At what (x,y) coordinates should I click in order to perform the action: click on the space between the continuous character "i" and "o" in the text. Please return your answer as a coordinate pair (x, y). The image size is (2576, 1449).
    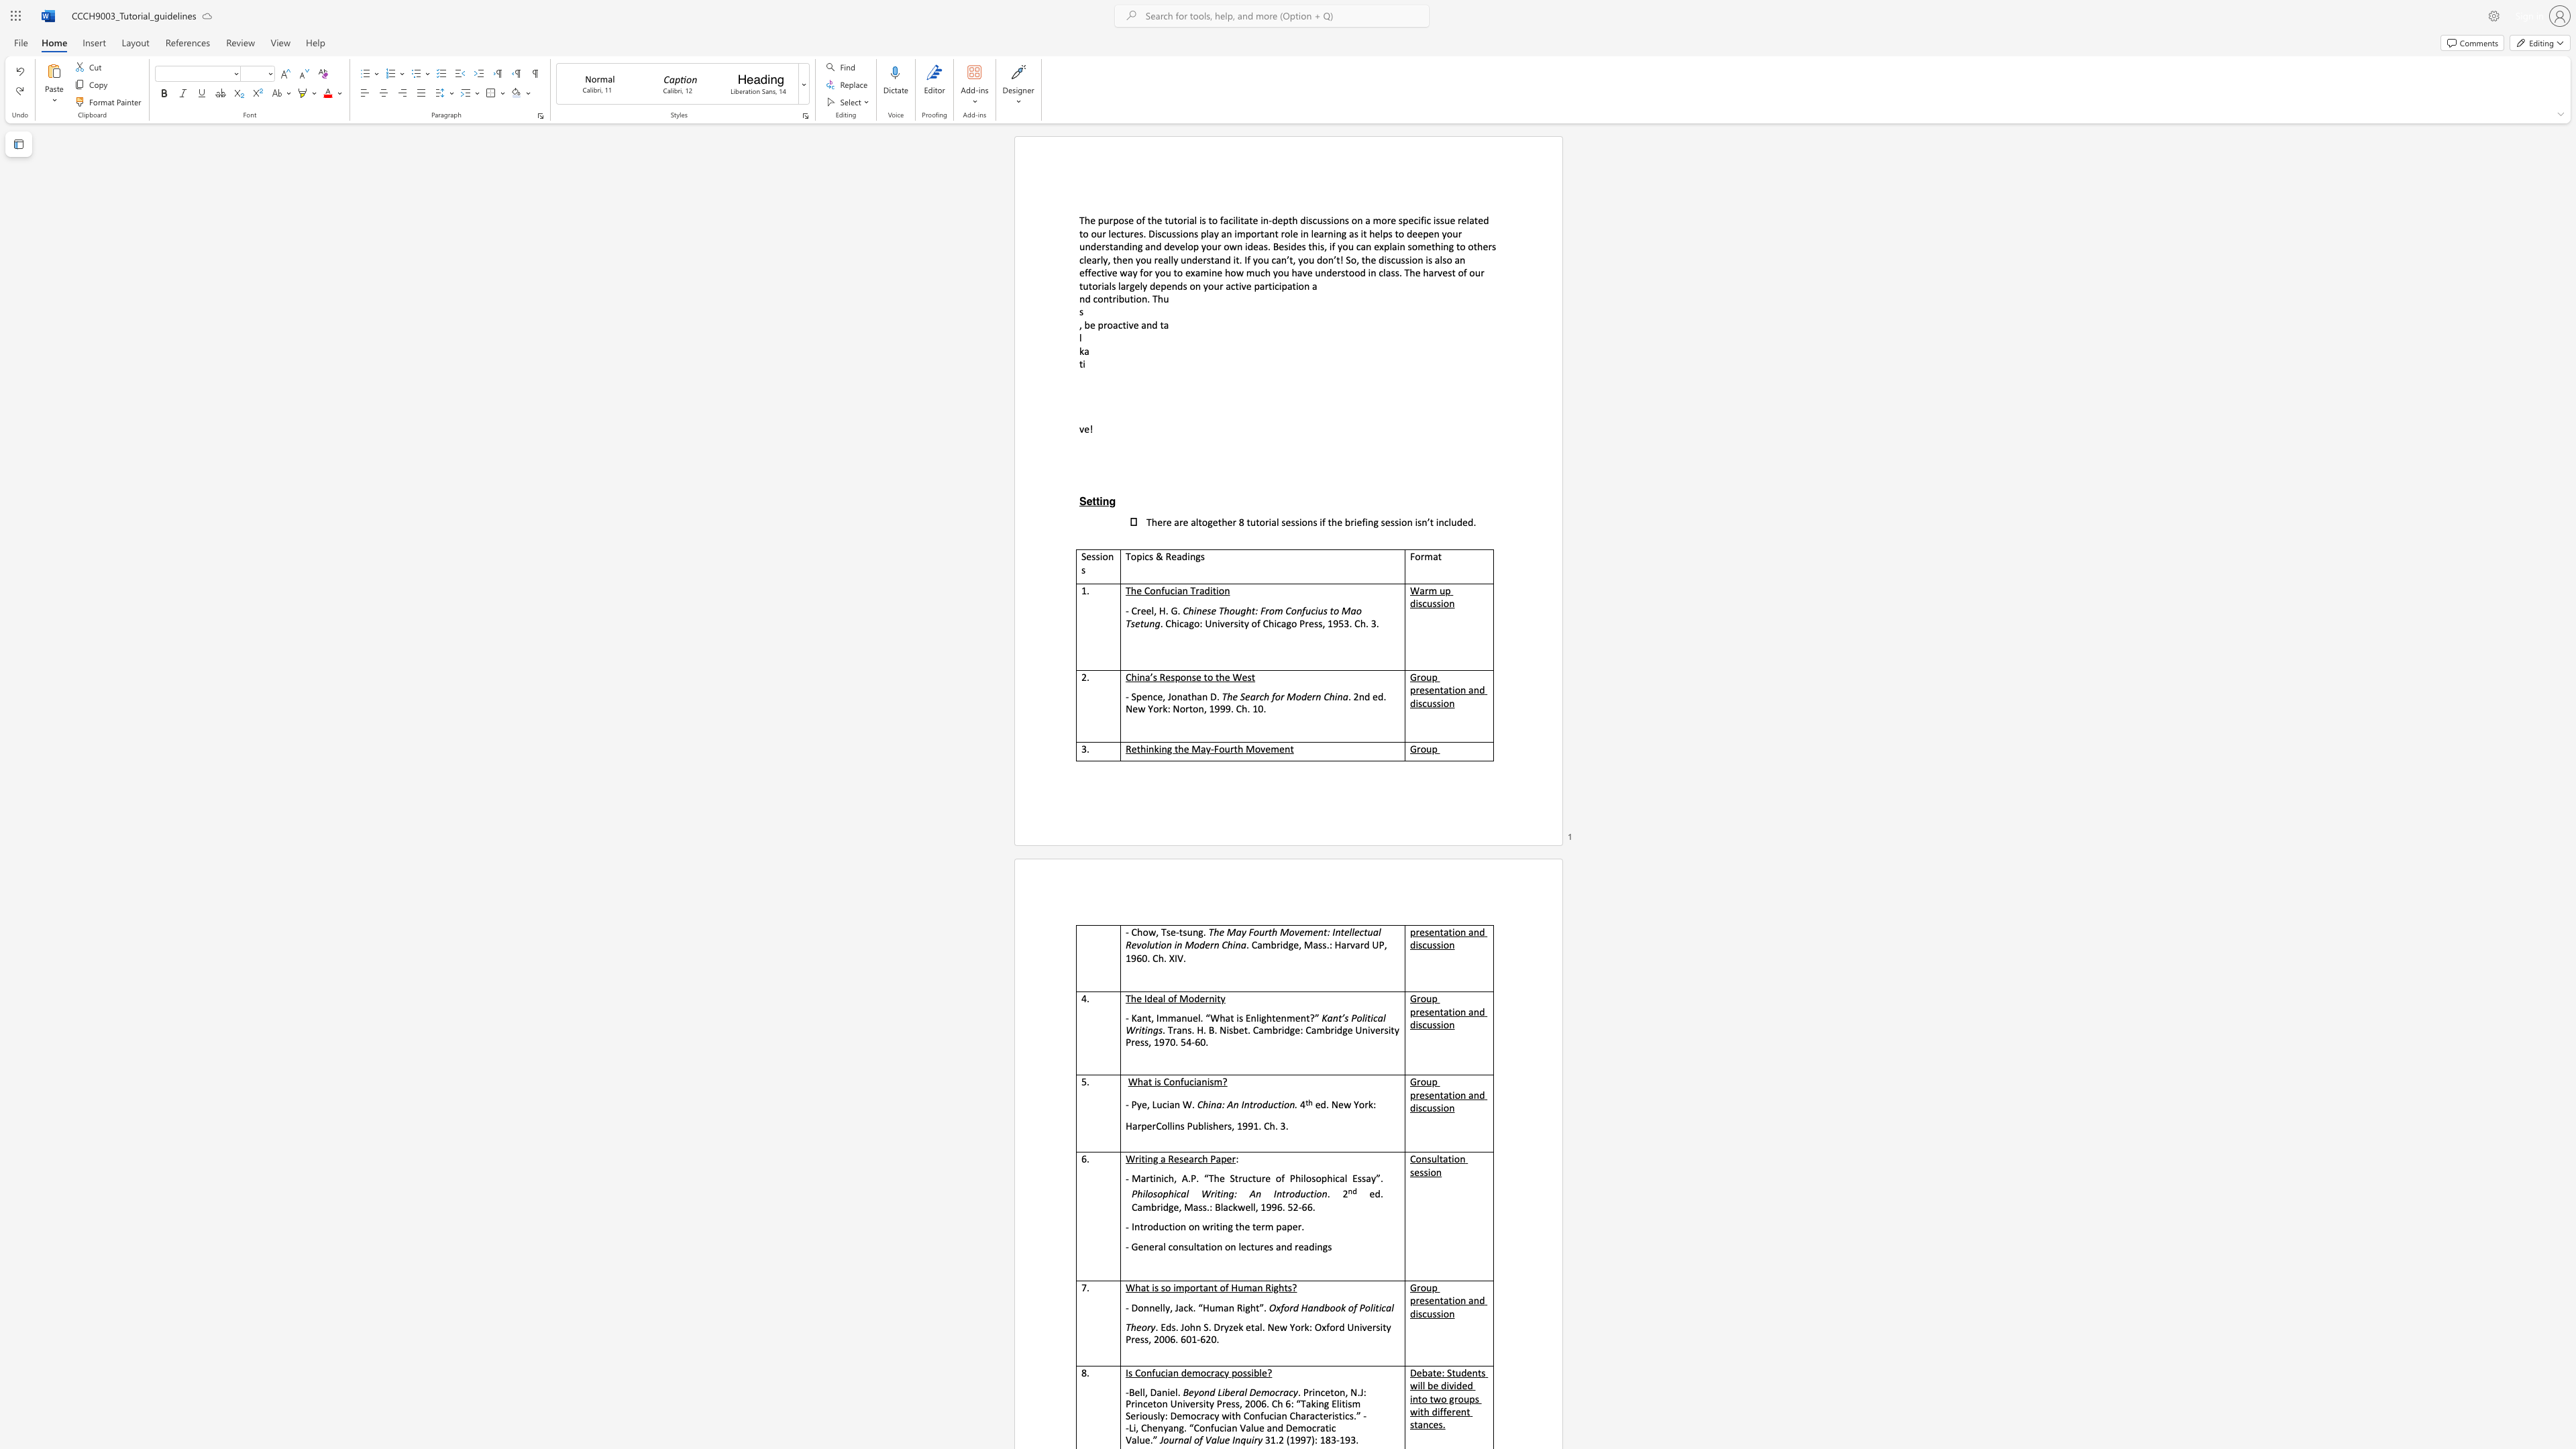
    Looking at the image, I should click on (1219, 590).